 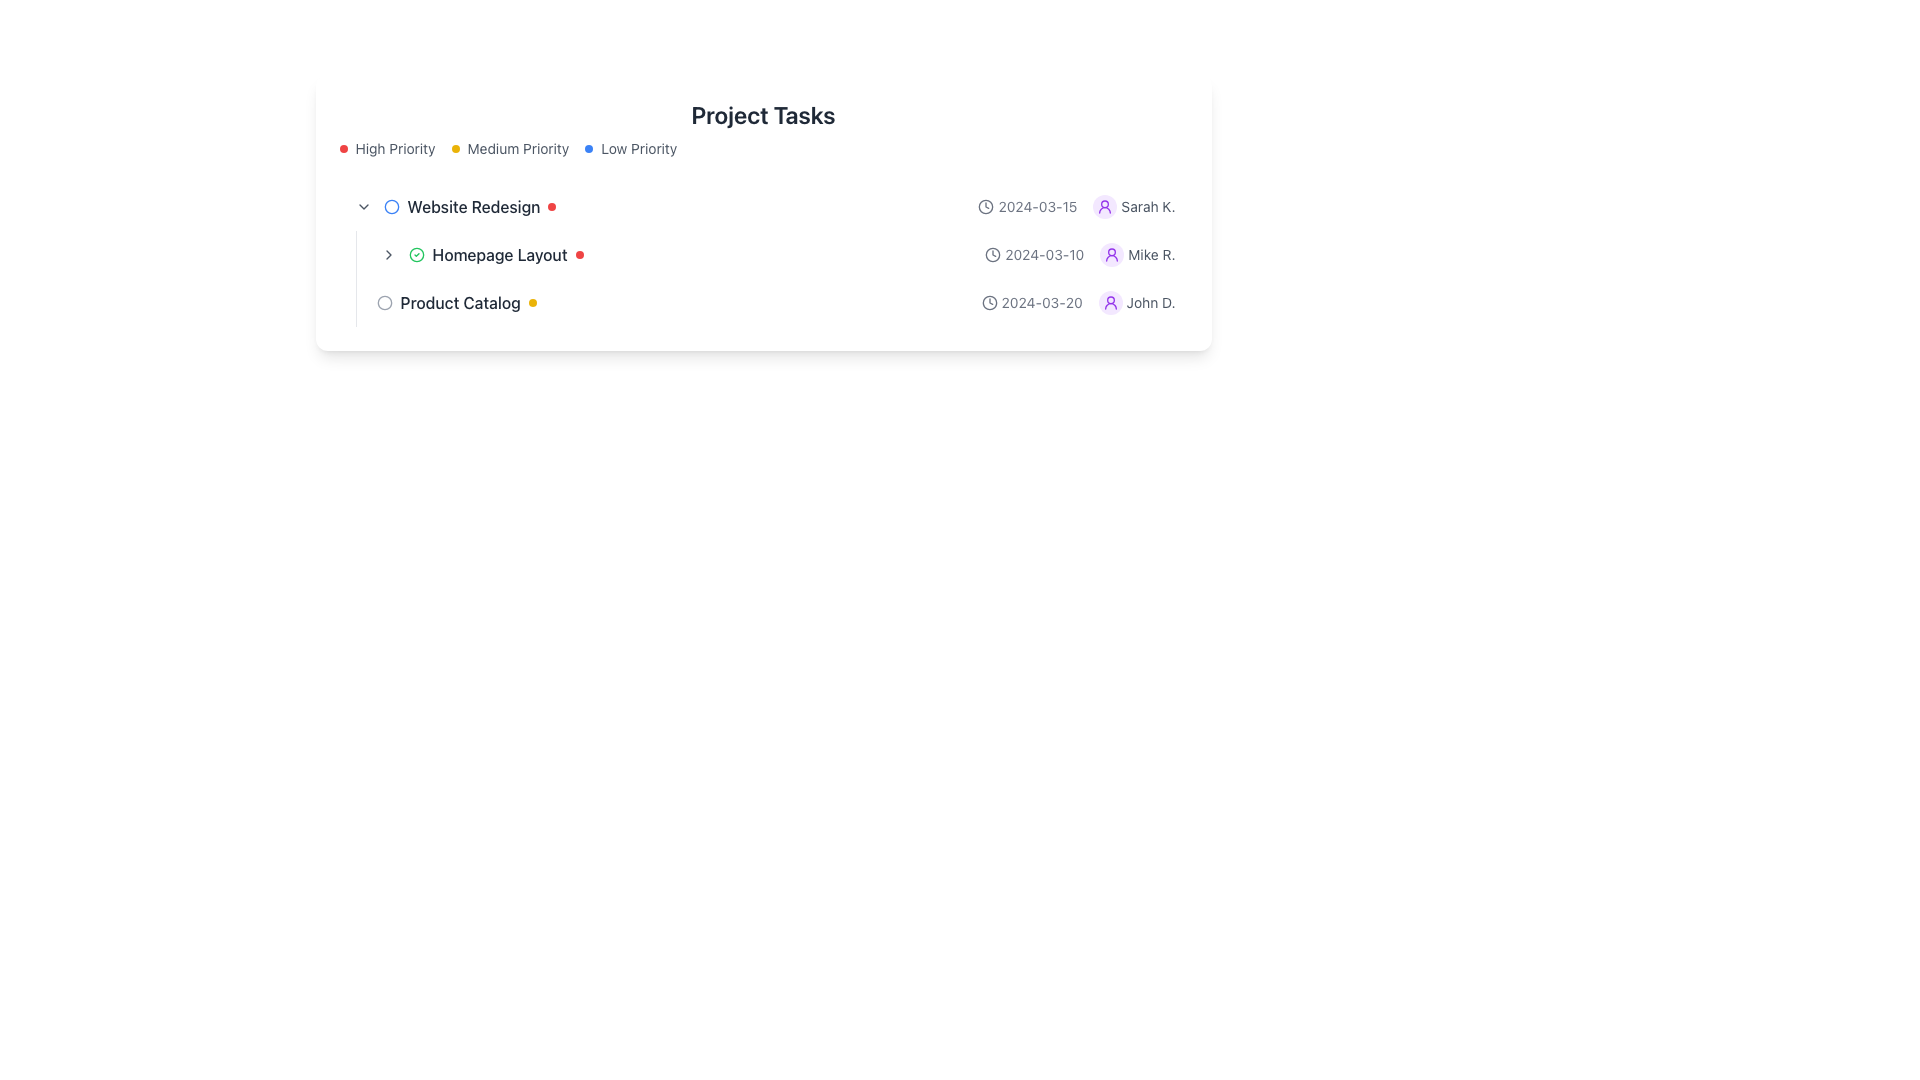 What do you see at coordinates (1137, 253) in the screenshot?
I see `the user information label indicating 'Mike R.' which is located in the second row of the task details list, positioned between the date '2024-03-10' and the adjacent task name` at bounding box center [1137, 253].